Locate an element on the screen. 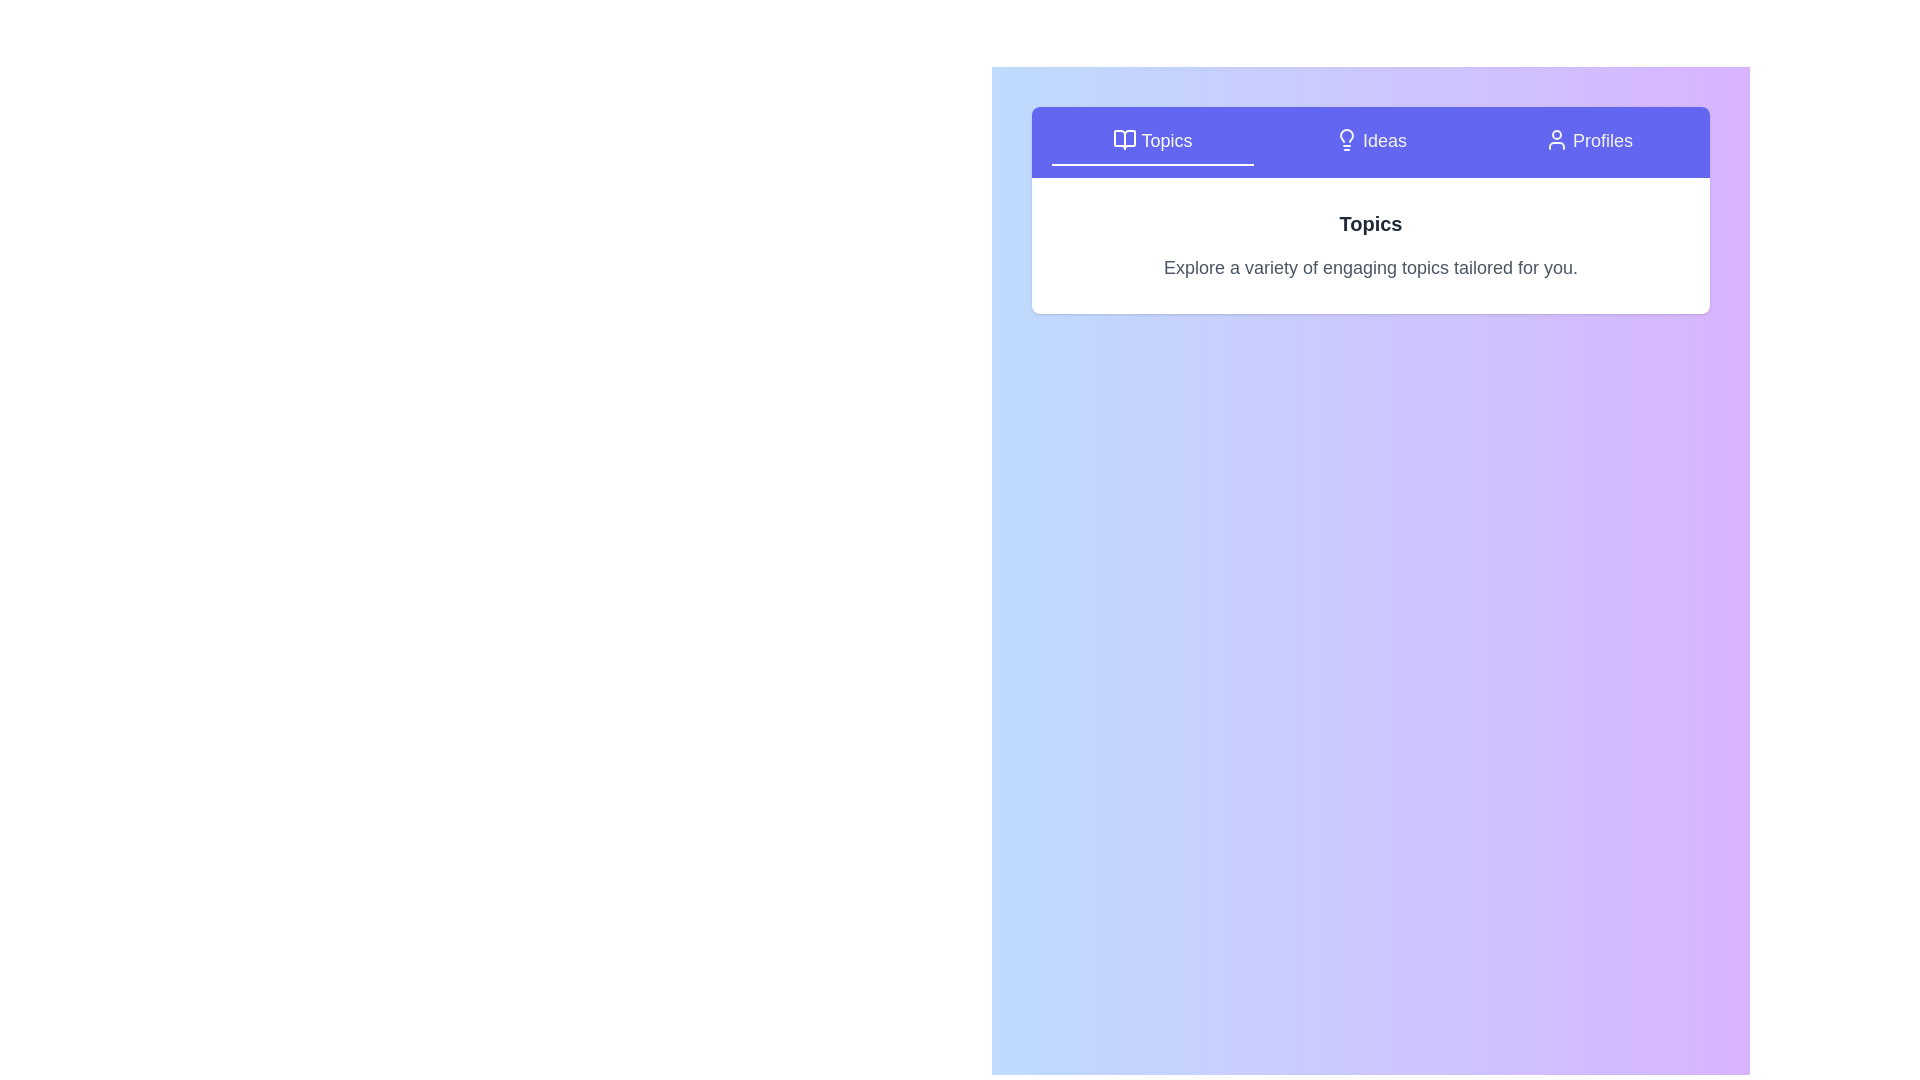 The width and height of the screenshot is (1920, 1080). the Ideas tab by clicking on it is located at coordinates (1370, 141).